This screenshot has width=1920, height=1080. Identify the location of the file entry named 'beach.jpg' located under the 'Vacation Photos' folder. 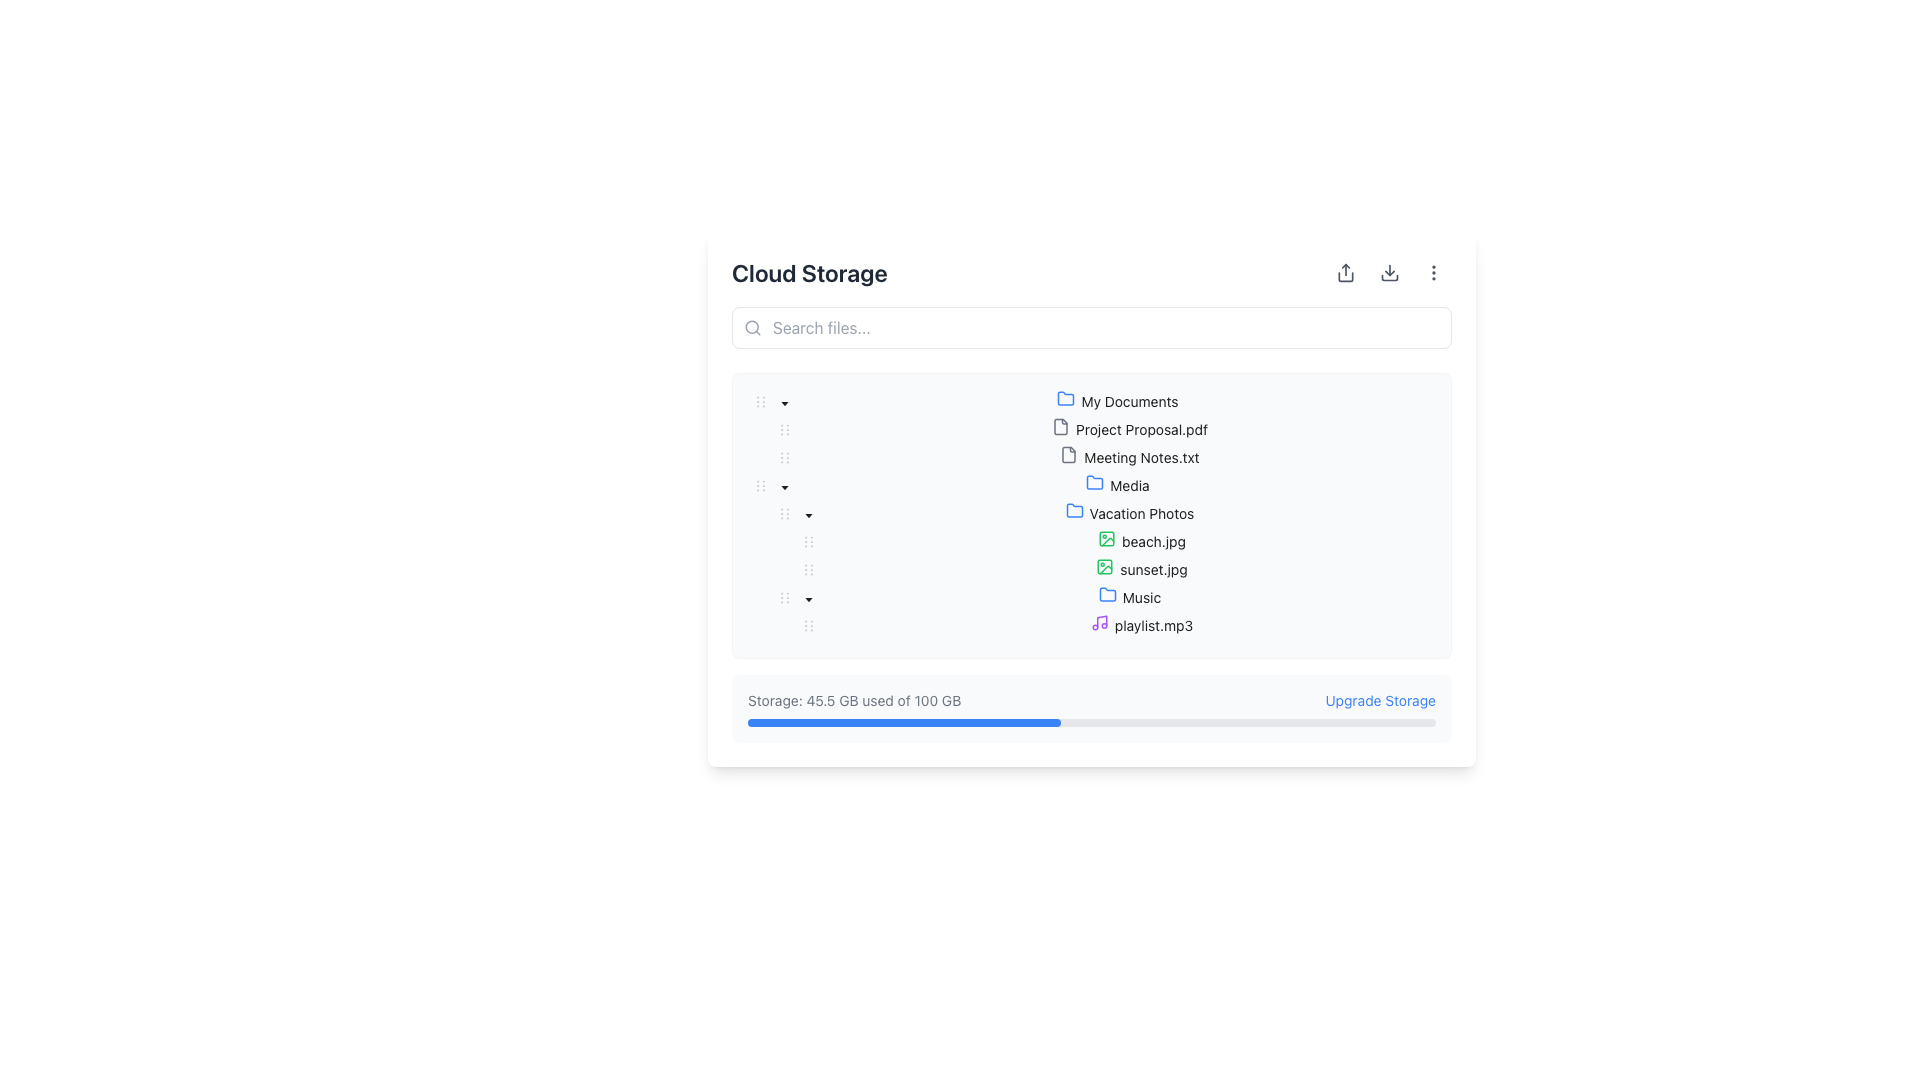
(1090, 542).